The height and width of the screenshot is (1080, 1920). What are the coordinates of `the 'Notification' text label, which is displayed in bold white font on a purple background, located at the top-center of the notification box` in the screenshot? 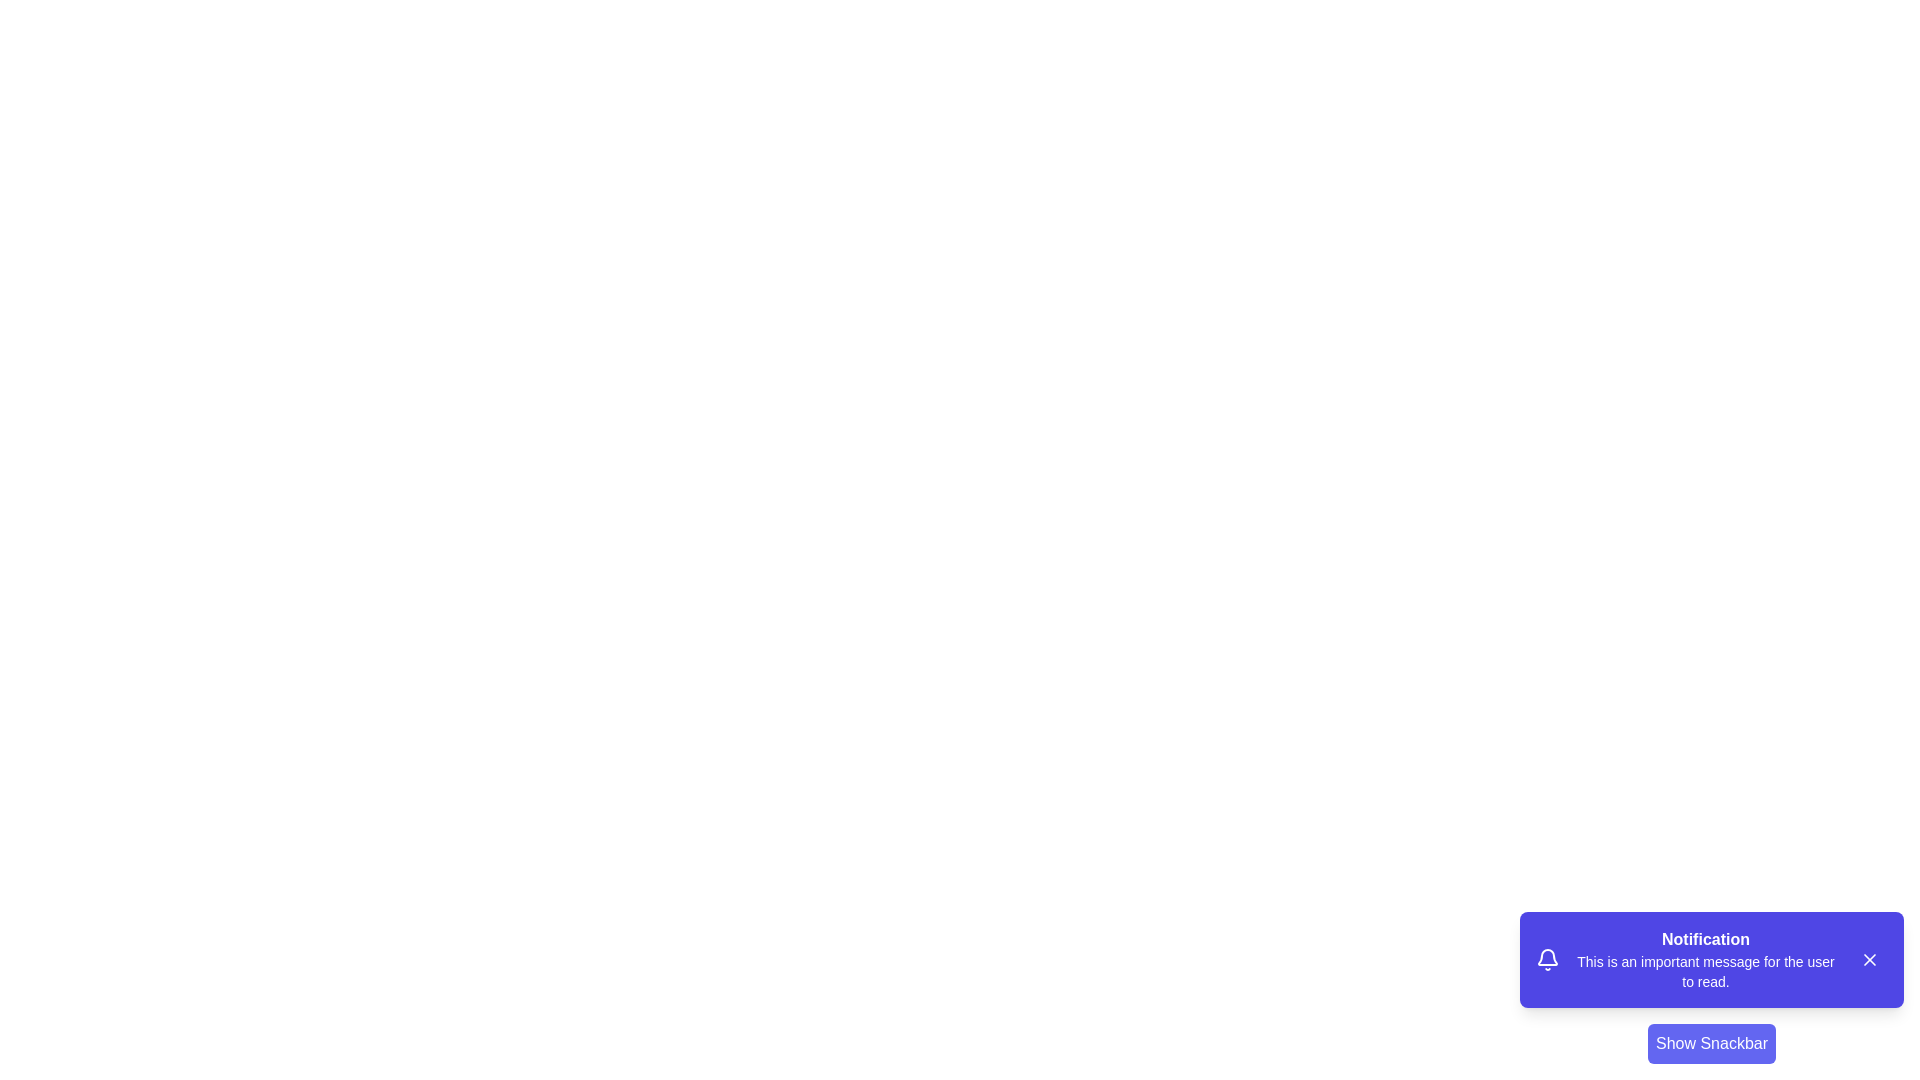 It's located at (1704, 940).